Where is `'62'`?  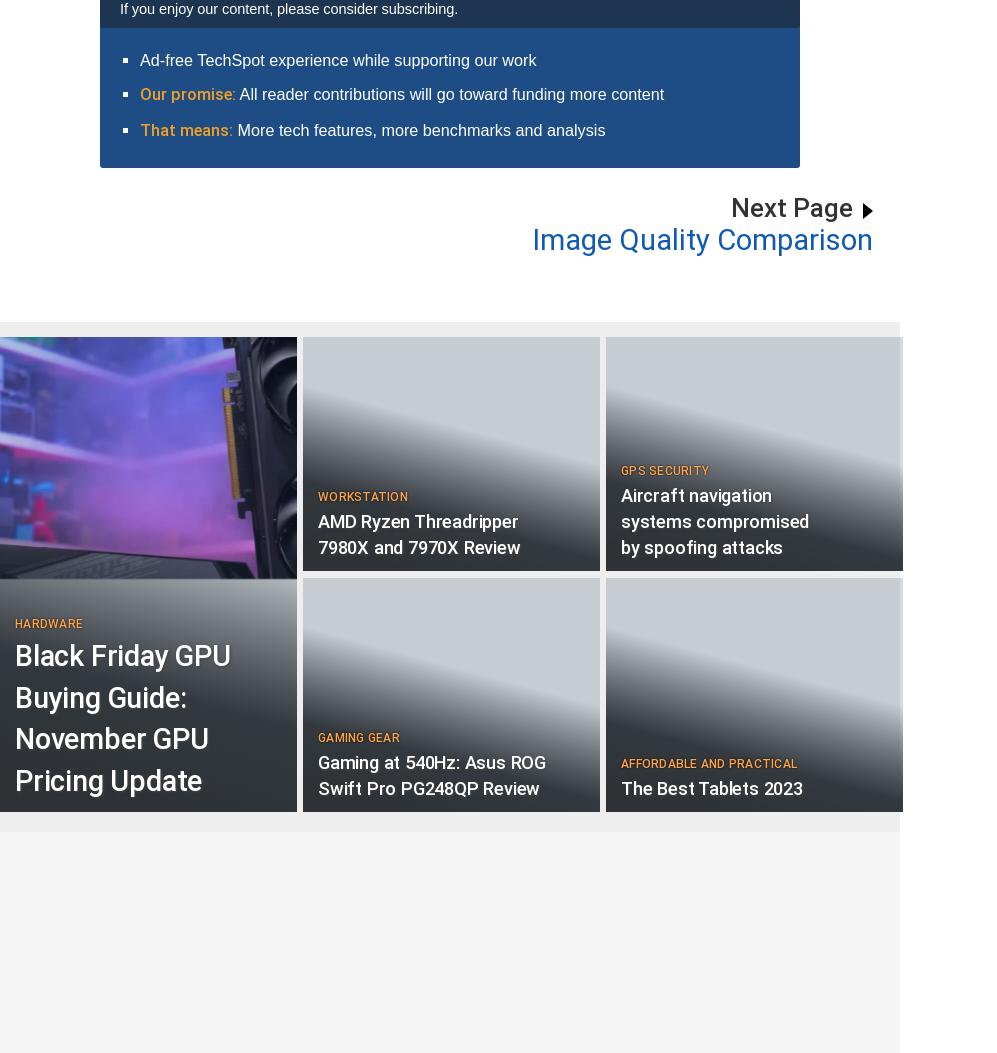 '62' is located at coordinates (258, 897).